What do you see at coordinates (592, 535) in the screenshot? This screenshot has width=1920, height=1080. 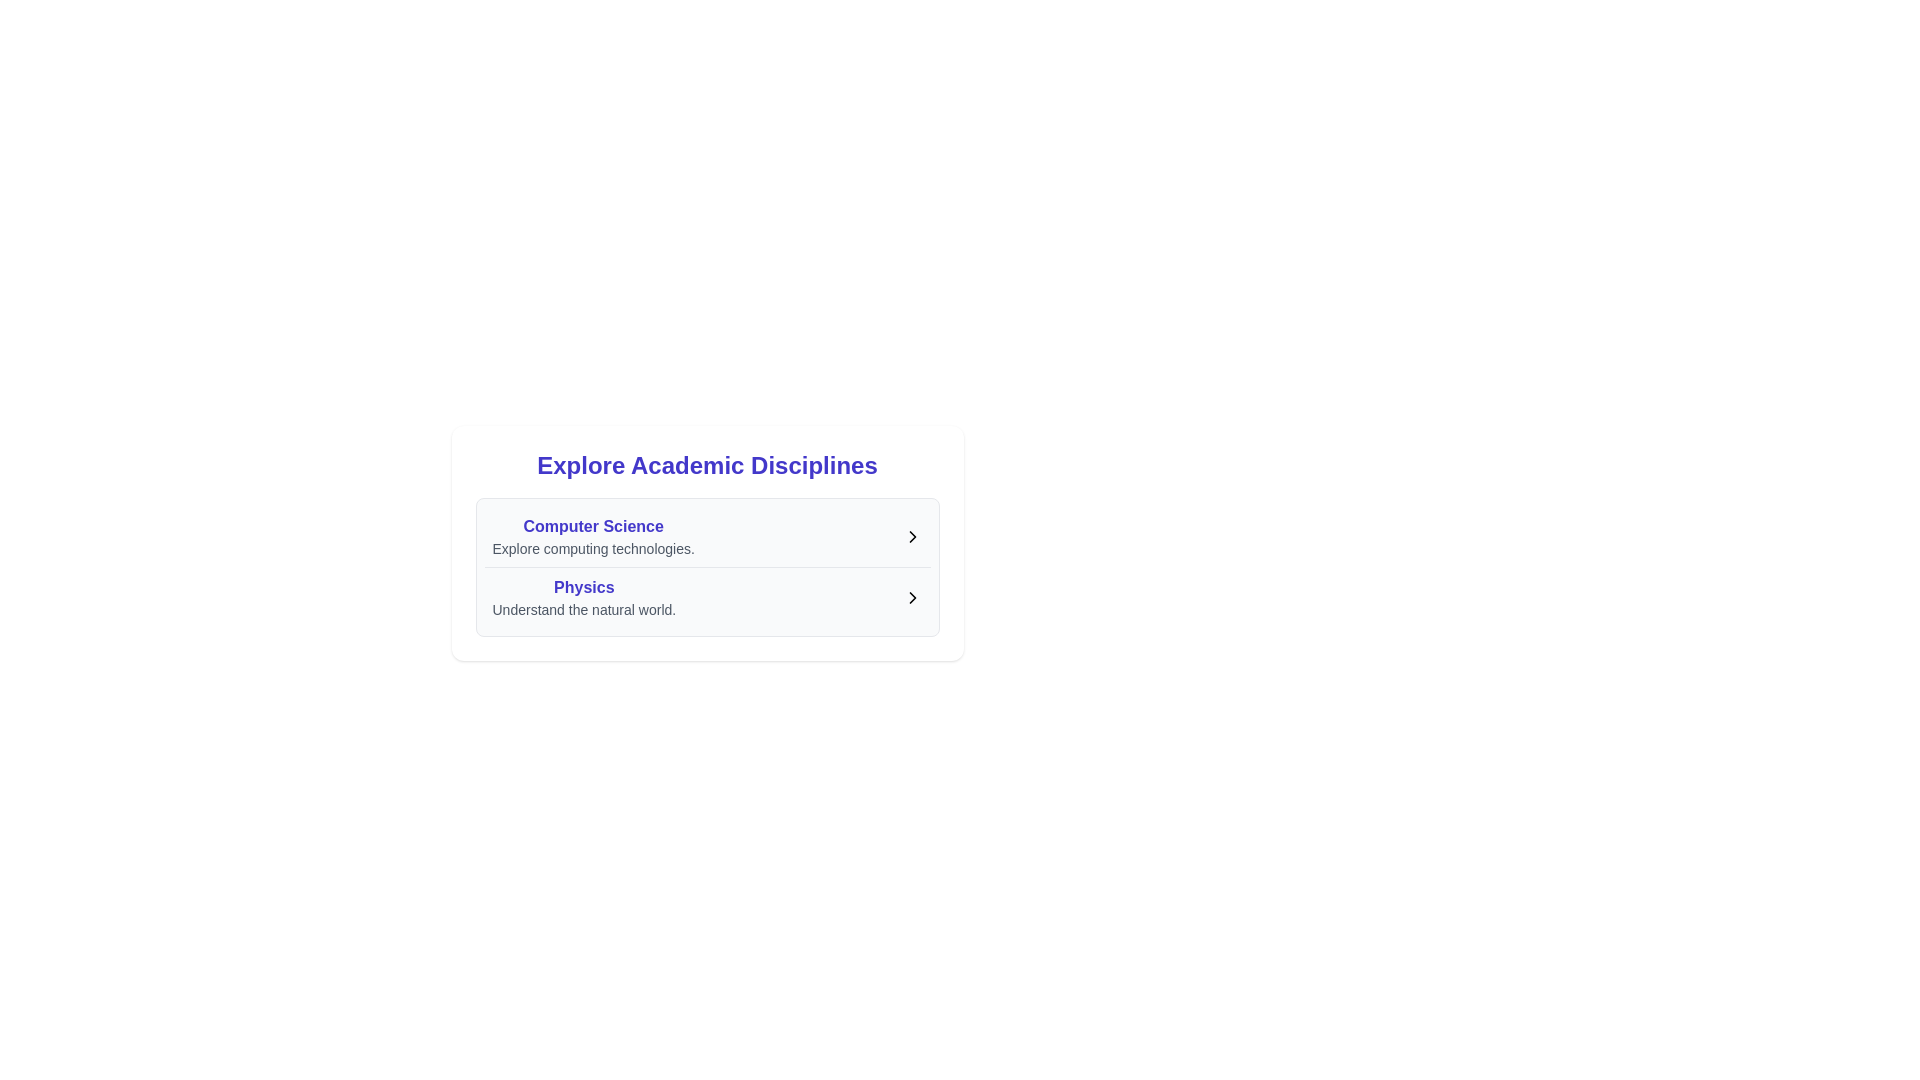 I see `informational block about the academic discipline 'Computer Science' located below the heading 'Explore Academic Disciplines.'` at bounding box center [592, 535].